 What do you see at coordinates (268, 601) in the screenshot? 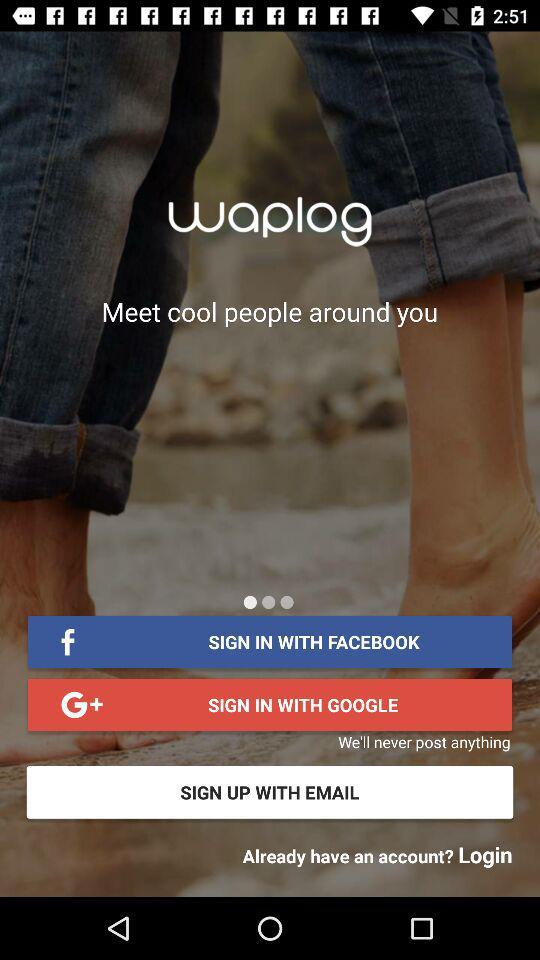
I see `next screen` at bounding box center [268, 601].